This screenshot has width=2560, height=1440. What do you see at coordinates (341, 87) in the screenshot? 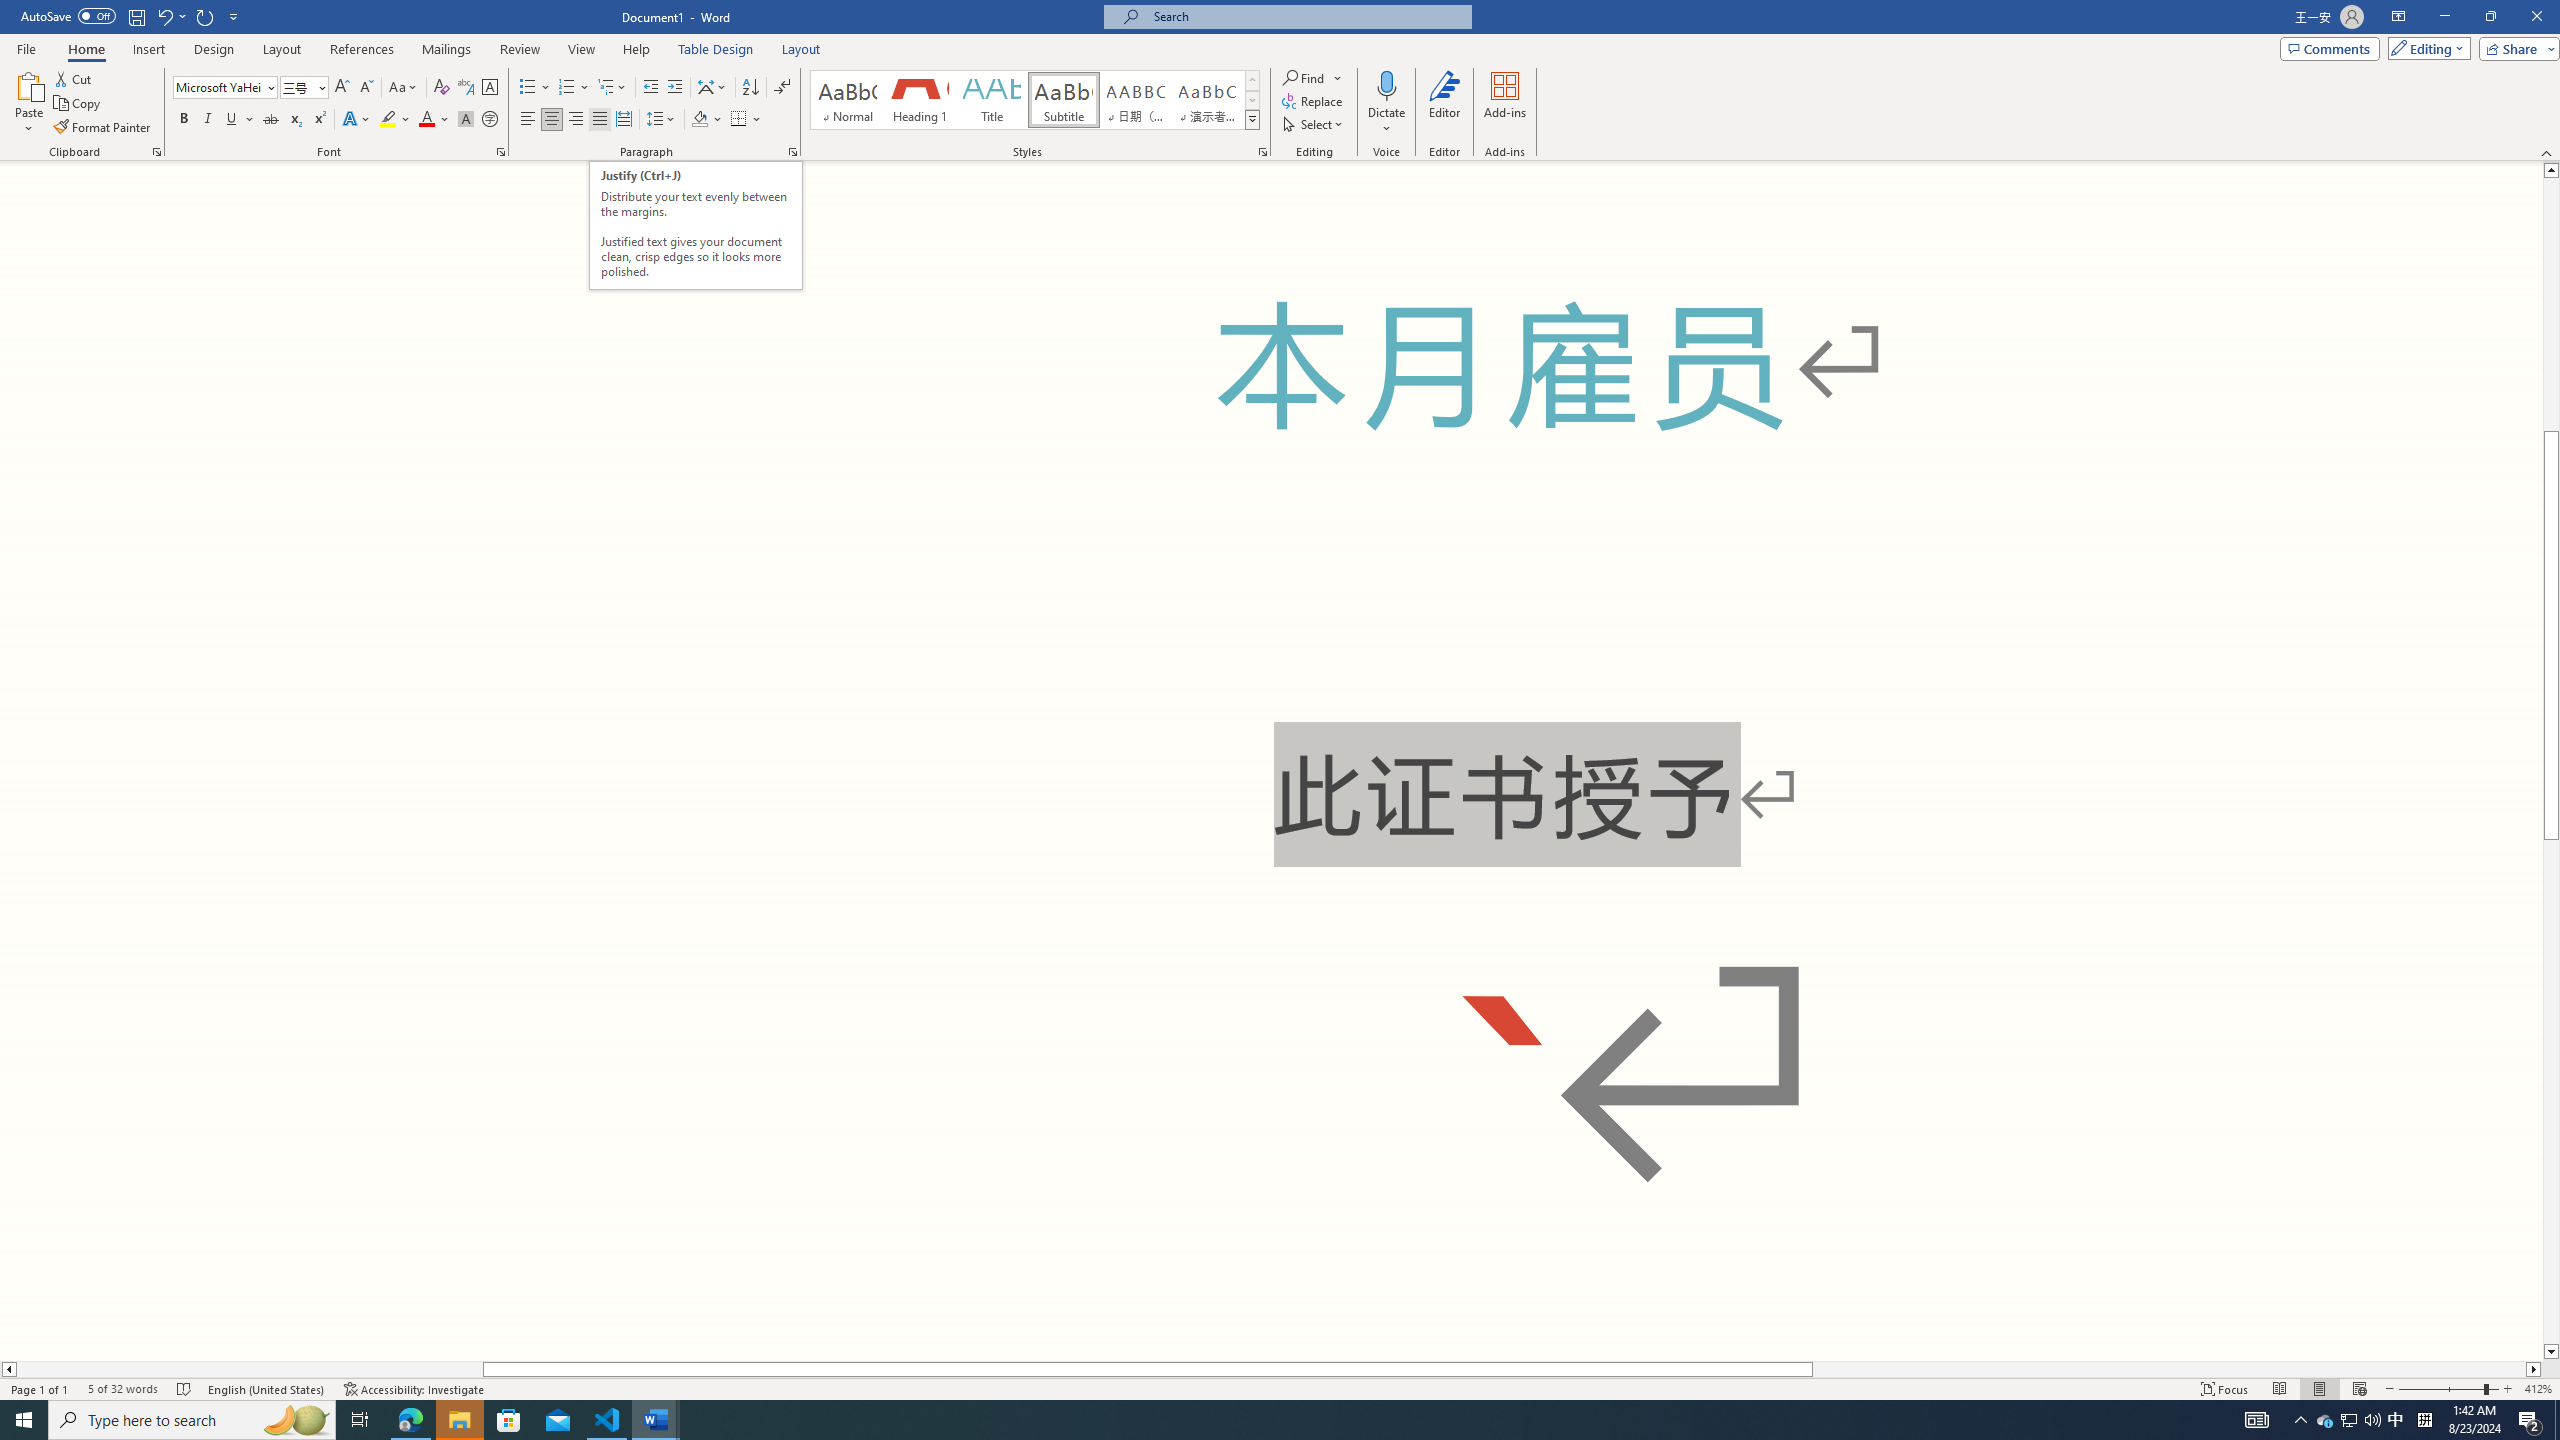
I see `'Grow Font'` at bounding box center [341, 87].